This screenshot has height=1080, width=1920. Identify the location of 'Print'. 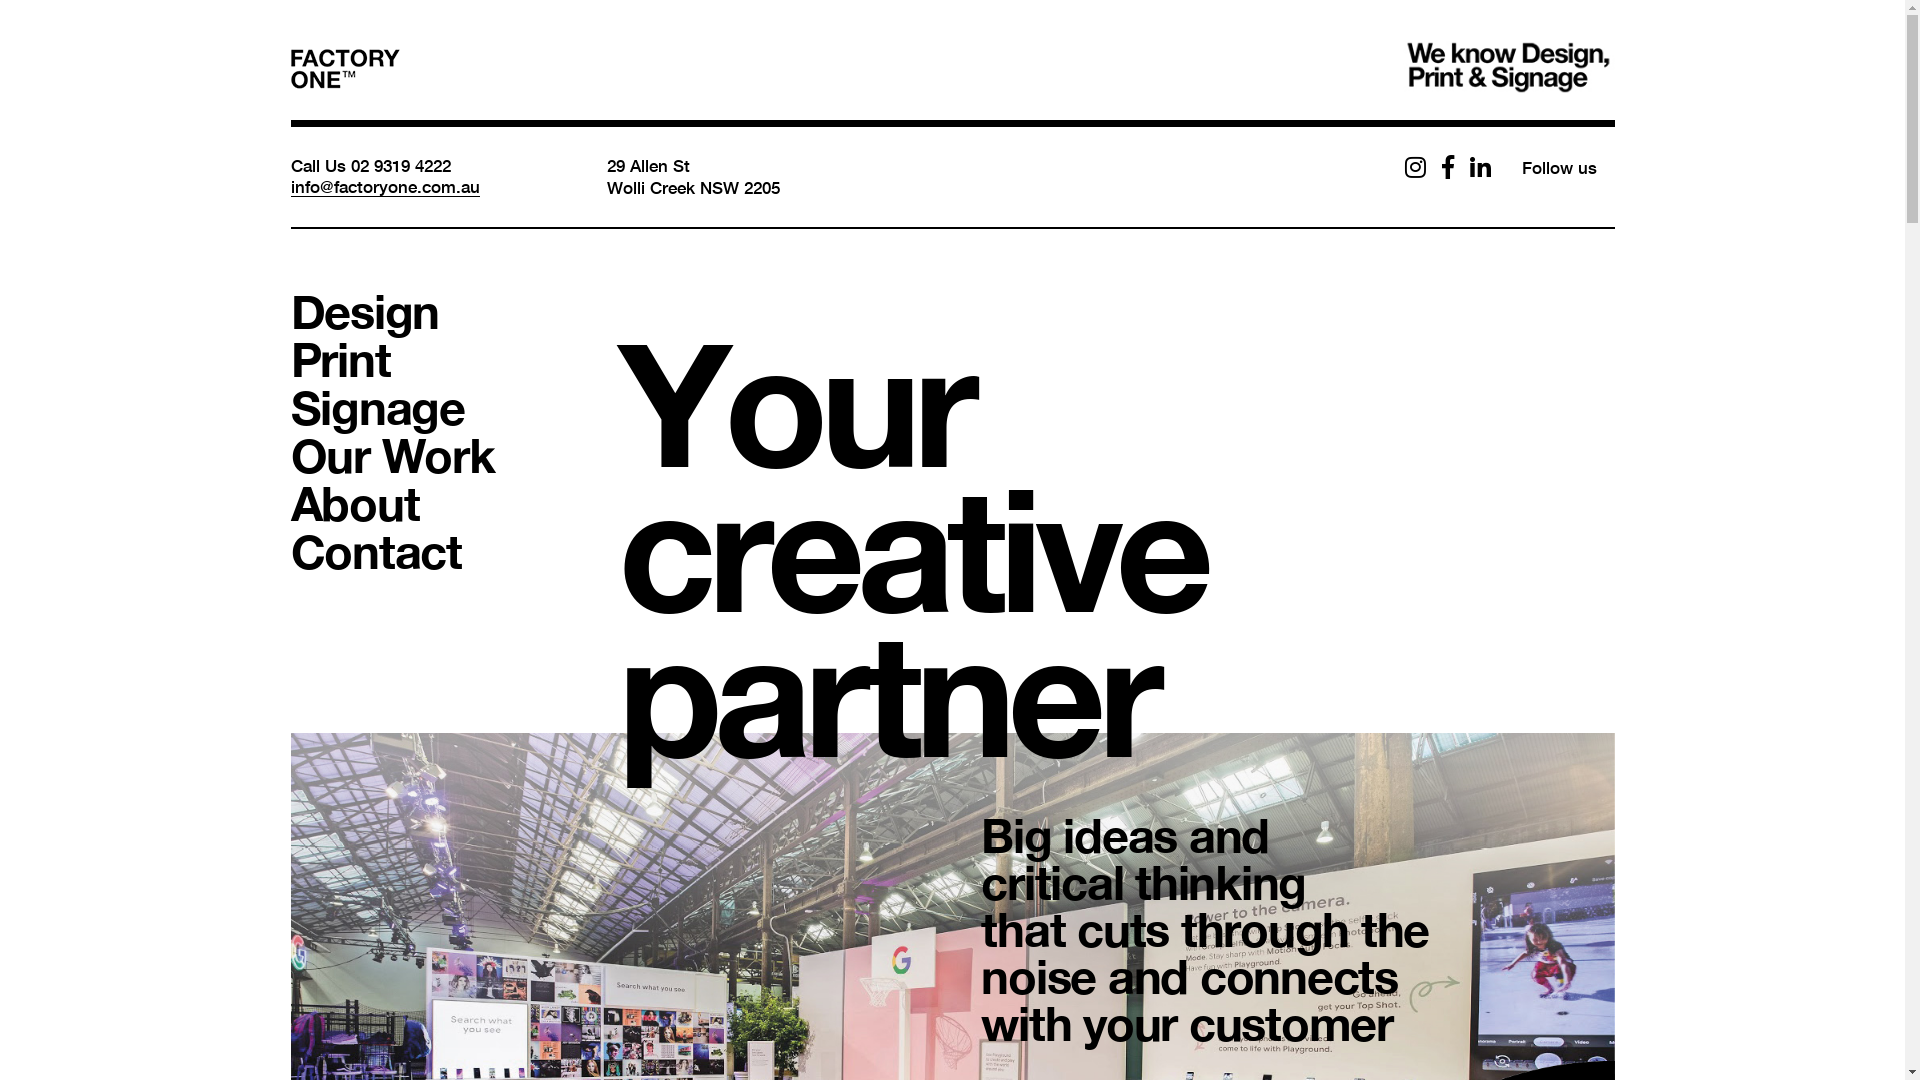
(340, 357).